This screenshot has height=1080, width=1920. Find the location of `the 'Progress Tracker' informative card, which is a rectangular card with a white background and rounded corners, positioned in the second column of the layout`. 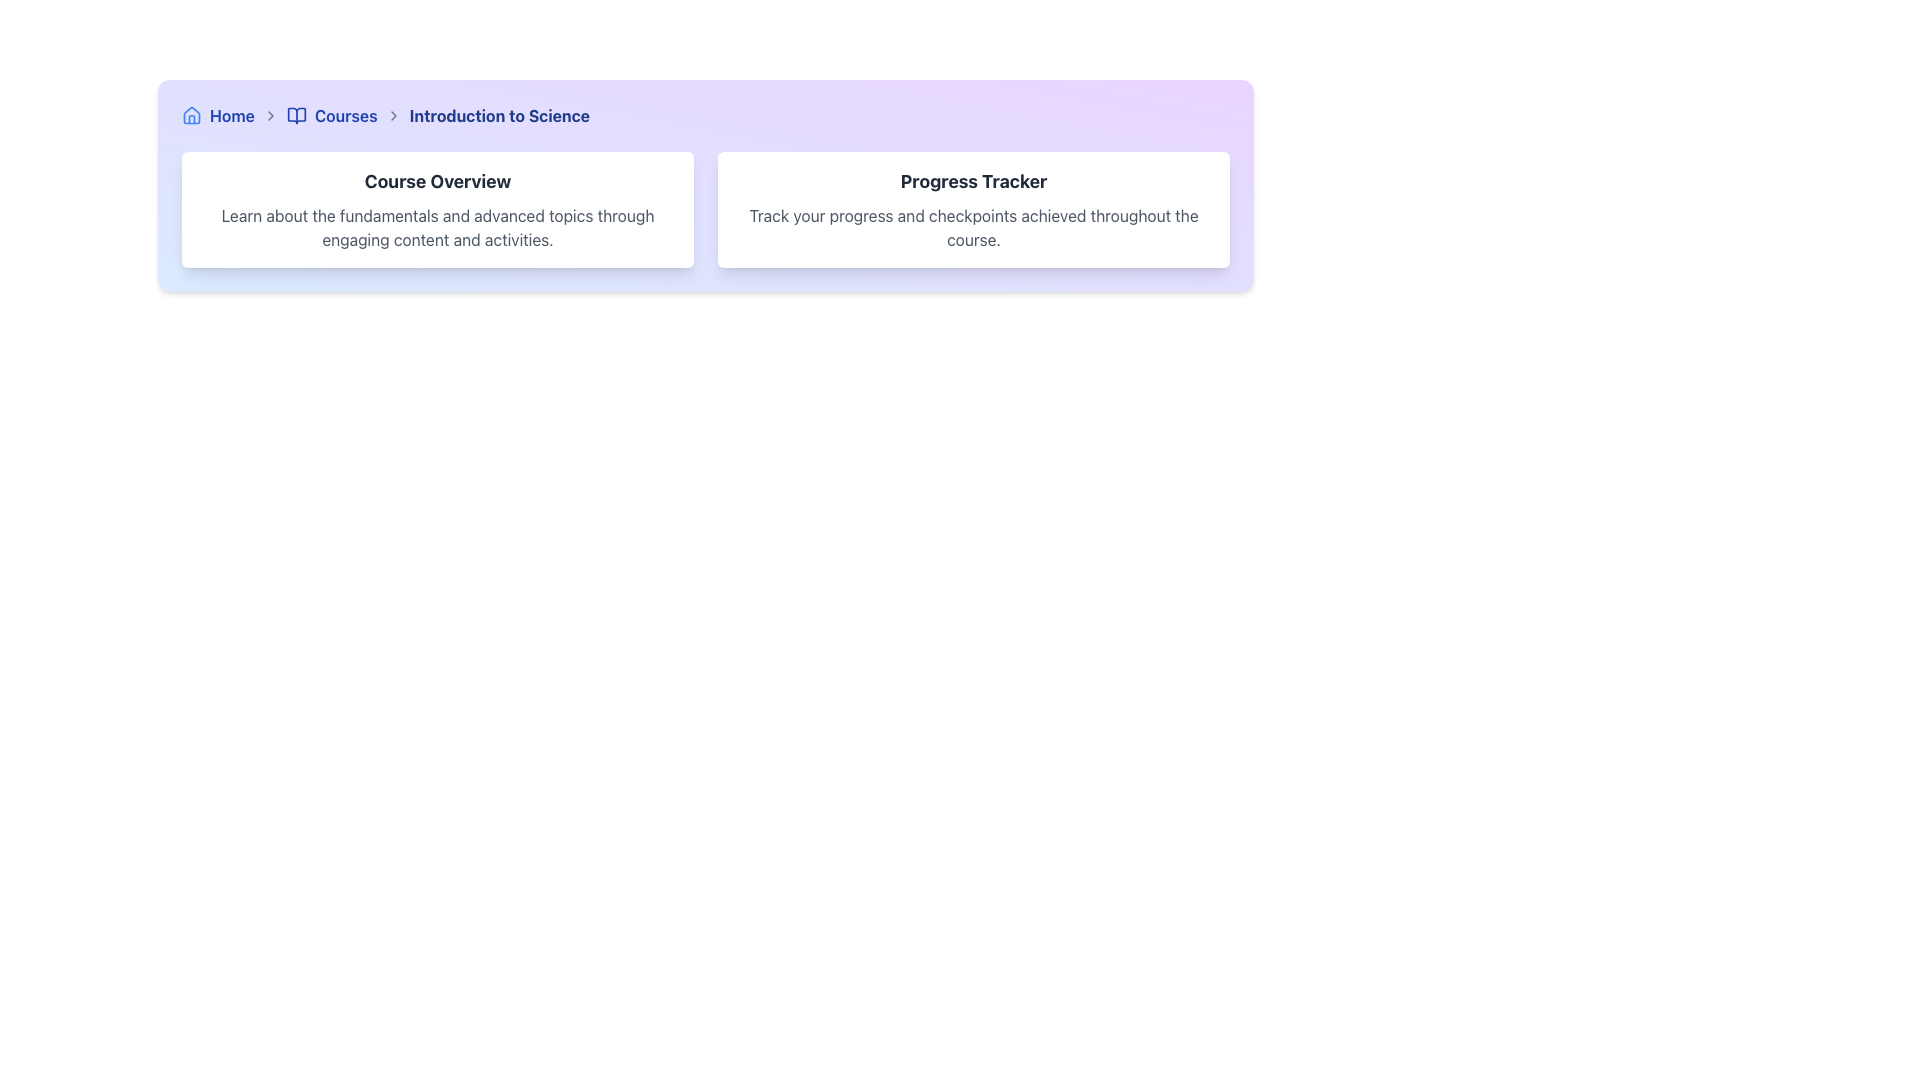

the 'Progress Tracker' informative card, which is a rectangular card with a white background and rounded corners, positioned in the second column of the layout is located at coordinates (974, 209).